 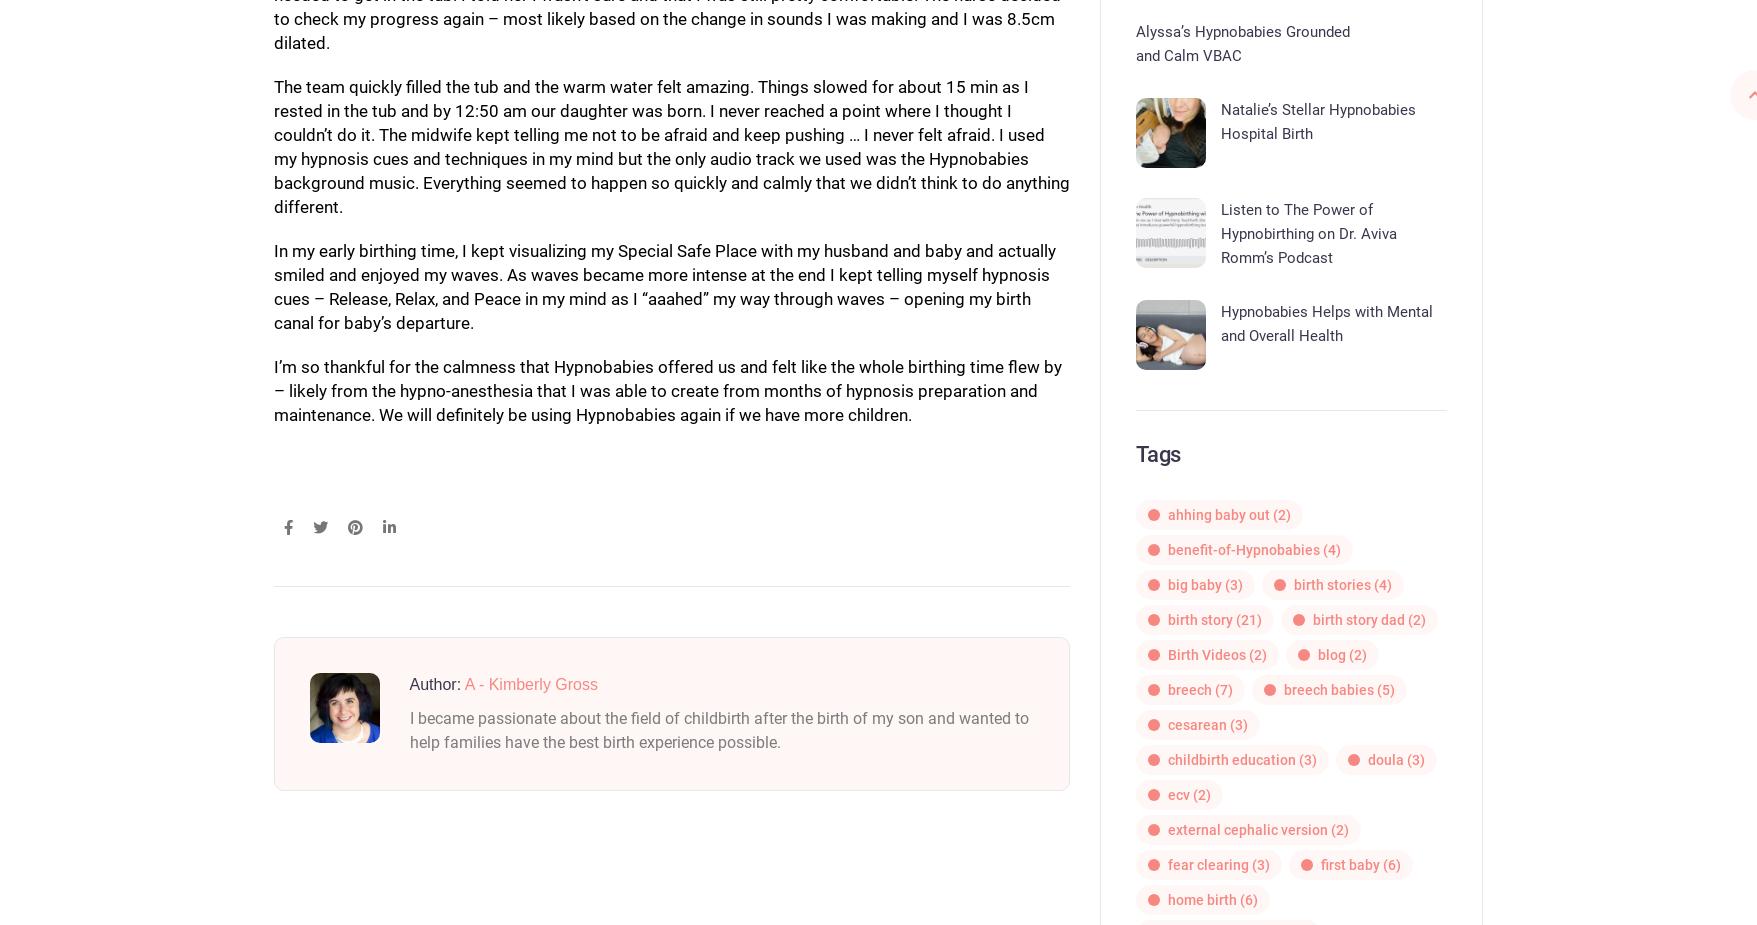 I want to click on 'benefit-of-Hypnobabies', so click(x=1242, y=548).